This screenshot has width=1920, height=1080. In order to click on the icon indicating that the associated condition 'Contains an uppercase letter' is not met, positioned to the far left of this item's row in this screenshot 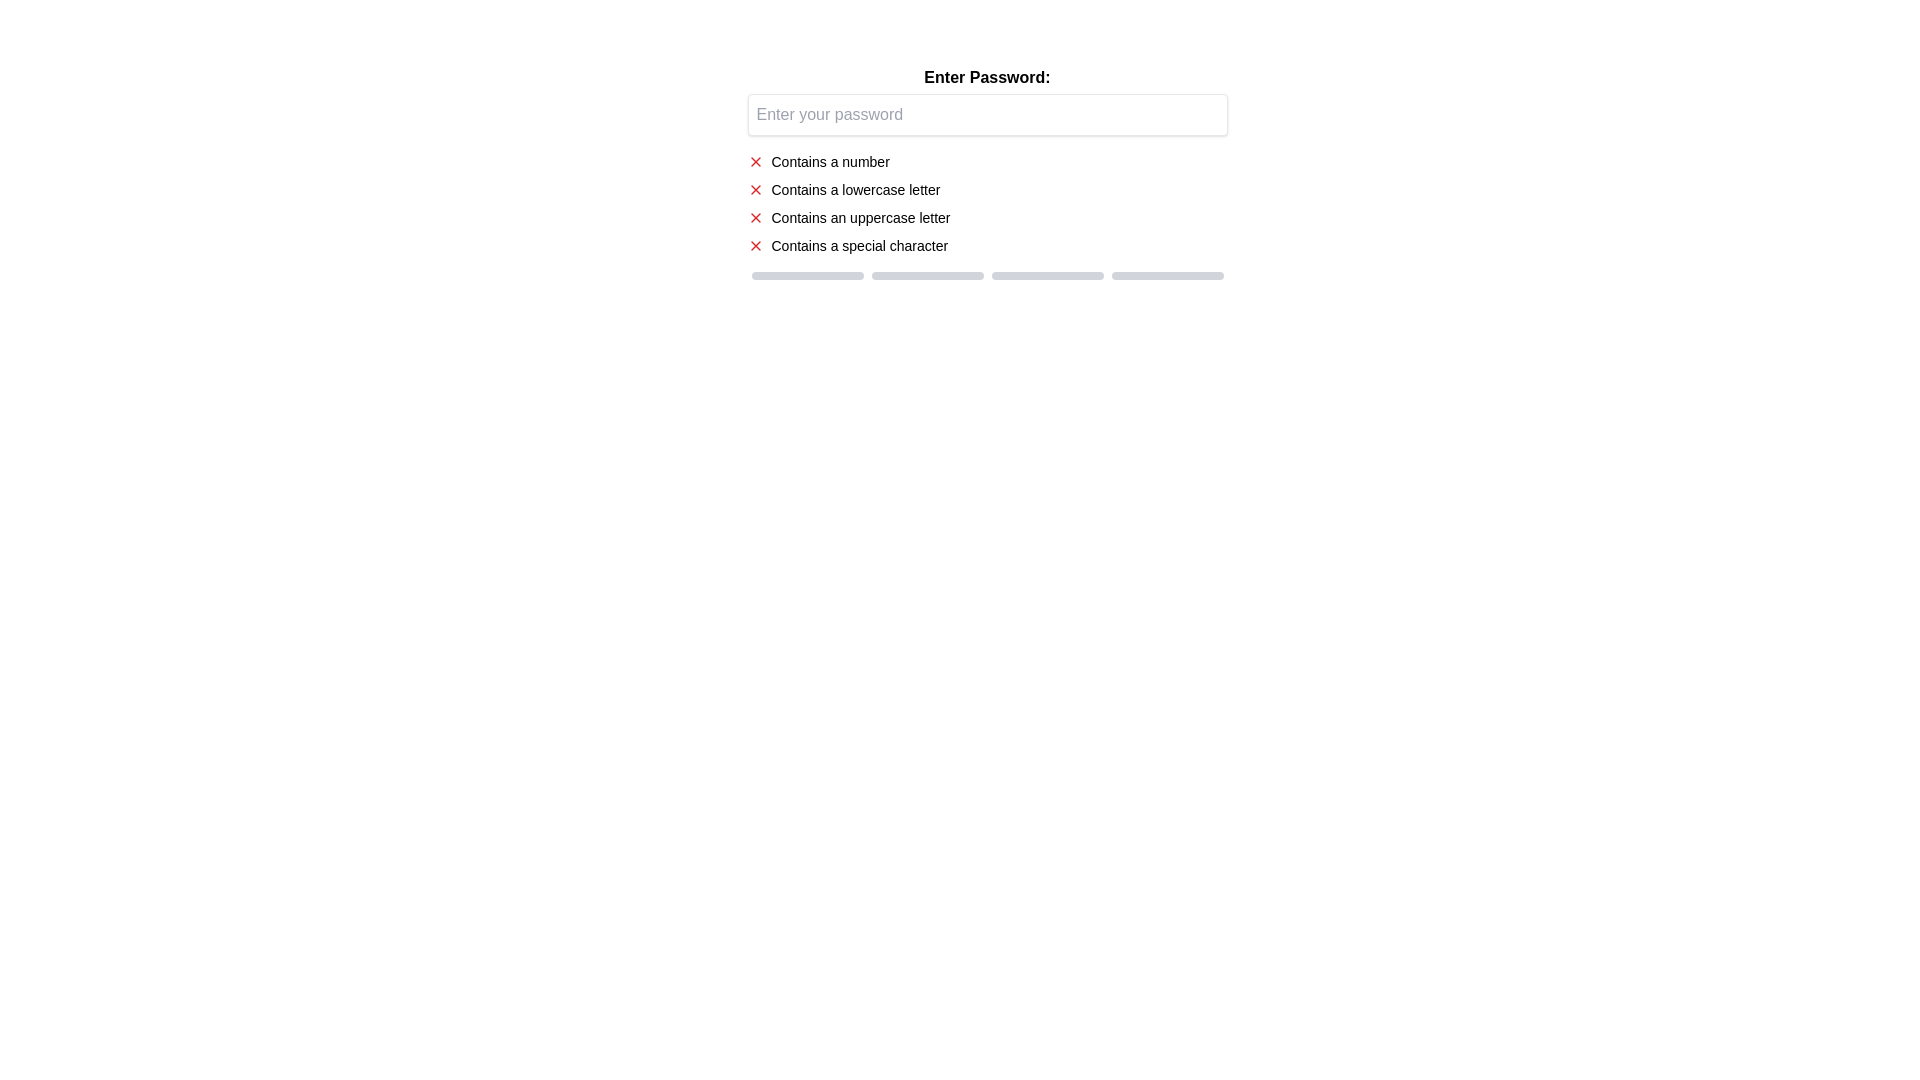, I will do `click(754, 218)`.